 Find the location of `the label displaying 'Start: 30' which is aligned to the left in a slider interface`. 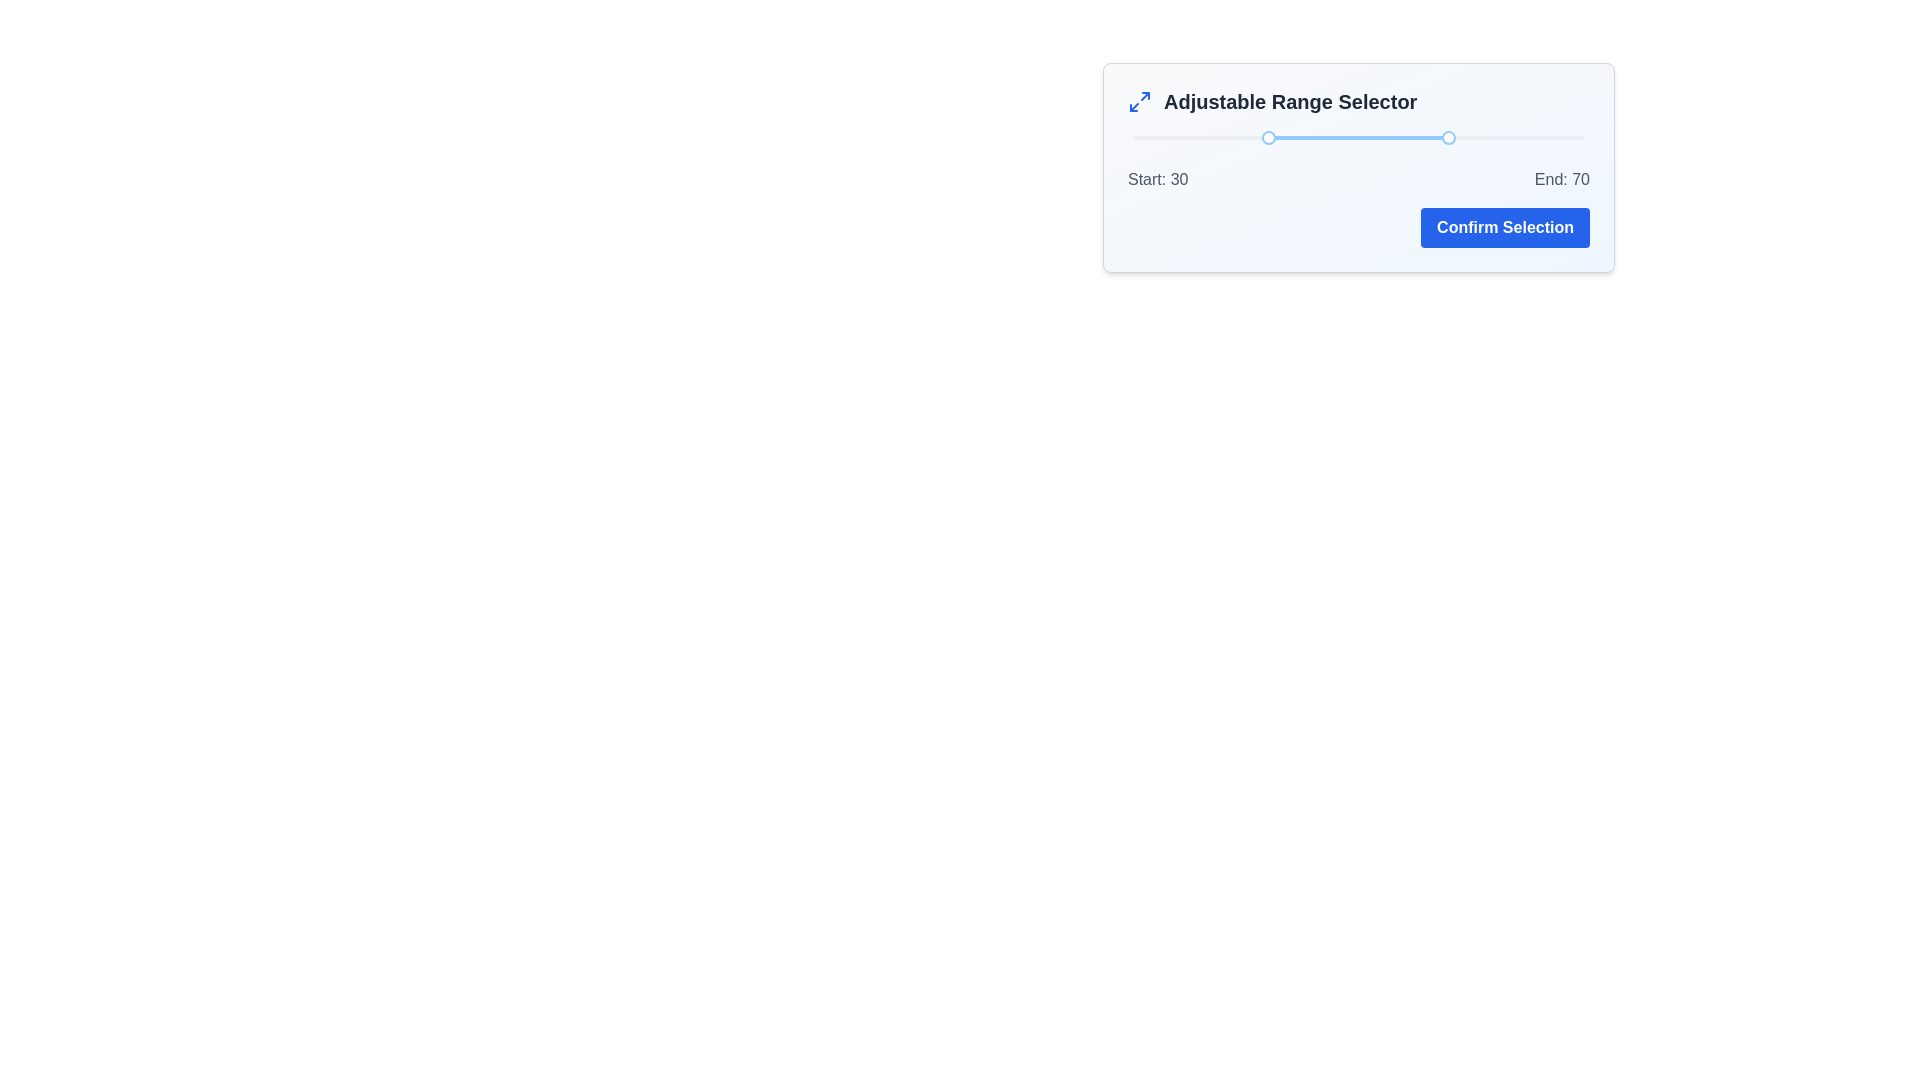

the label displaying 'Start: 30' which is aligned to the left in a slider interface is located at coordinates (1158, 180).